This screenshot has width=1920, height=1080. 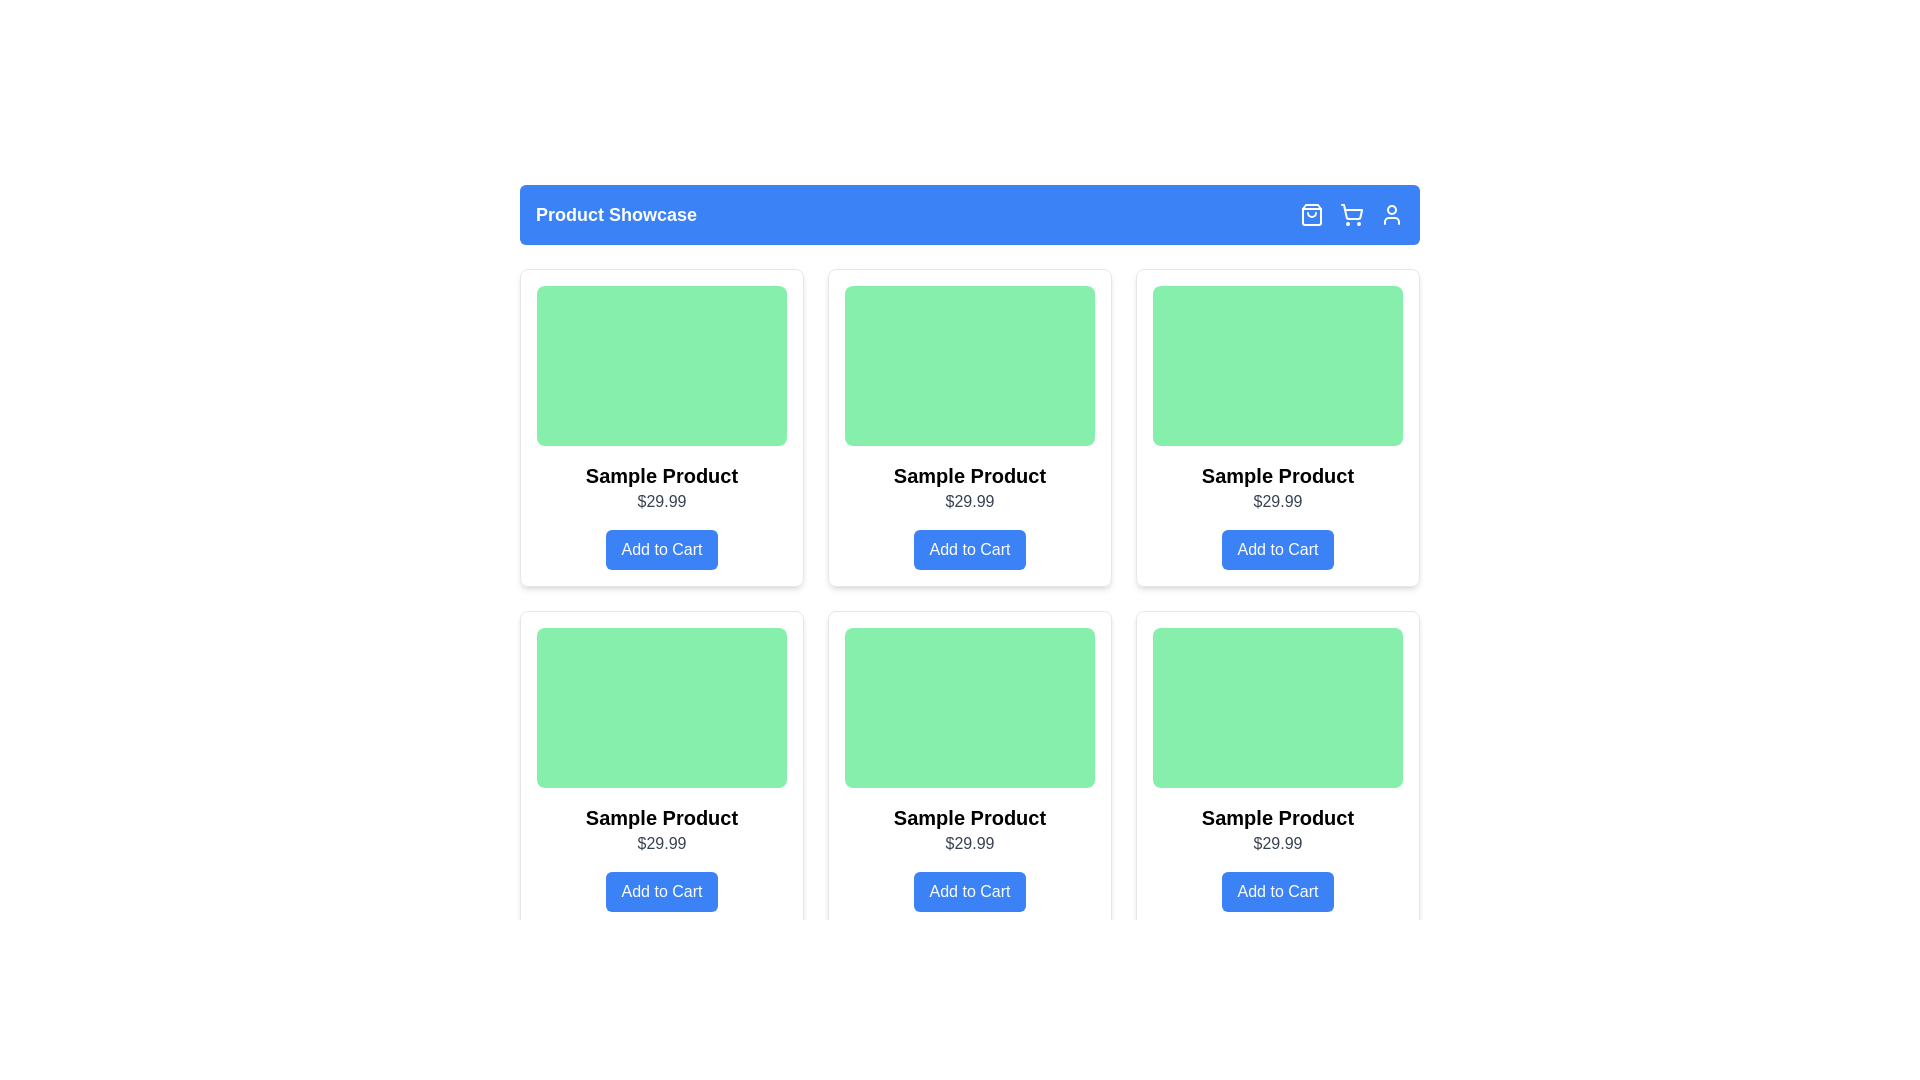 I want to click on the bold, black text label reading 'Sample Product', which is centrally aligned below the green image and above the price label and 'Add to Cart' button in the middle card of the bottom row, so click(x=969, y=817).